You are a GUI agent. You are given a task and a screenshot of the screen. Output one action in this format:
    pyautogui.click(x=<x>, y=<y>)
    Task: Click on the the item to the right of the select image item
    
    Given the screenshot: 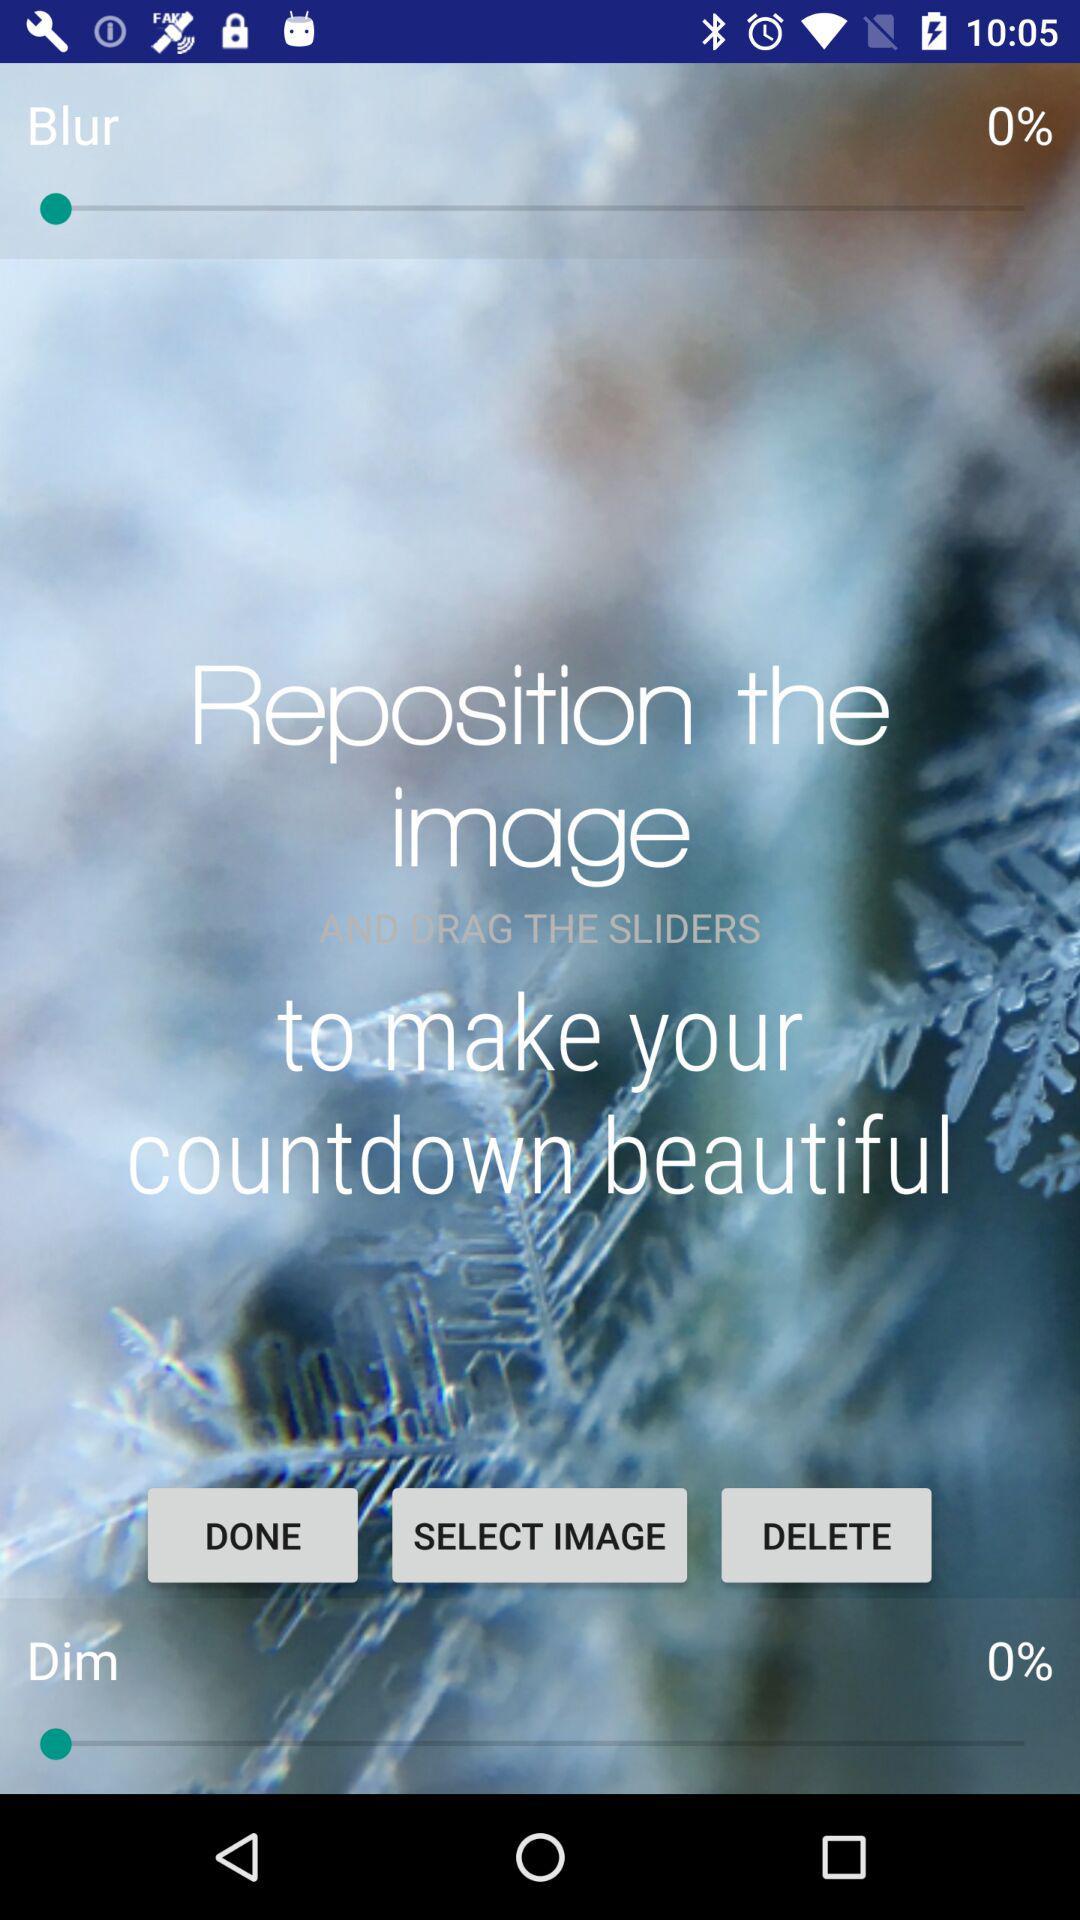 What is the action you would take?
    pyautogui.click(x=826, y=1534)
    